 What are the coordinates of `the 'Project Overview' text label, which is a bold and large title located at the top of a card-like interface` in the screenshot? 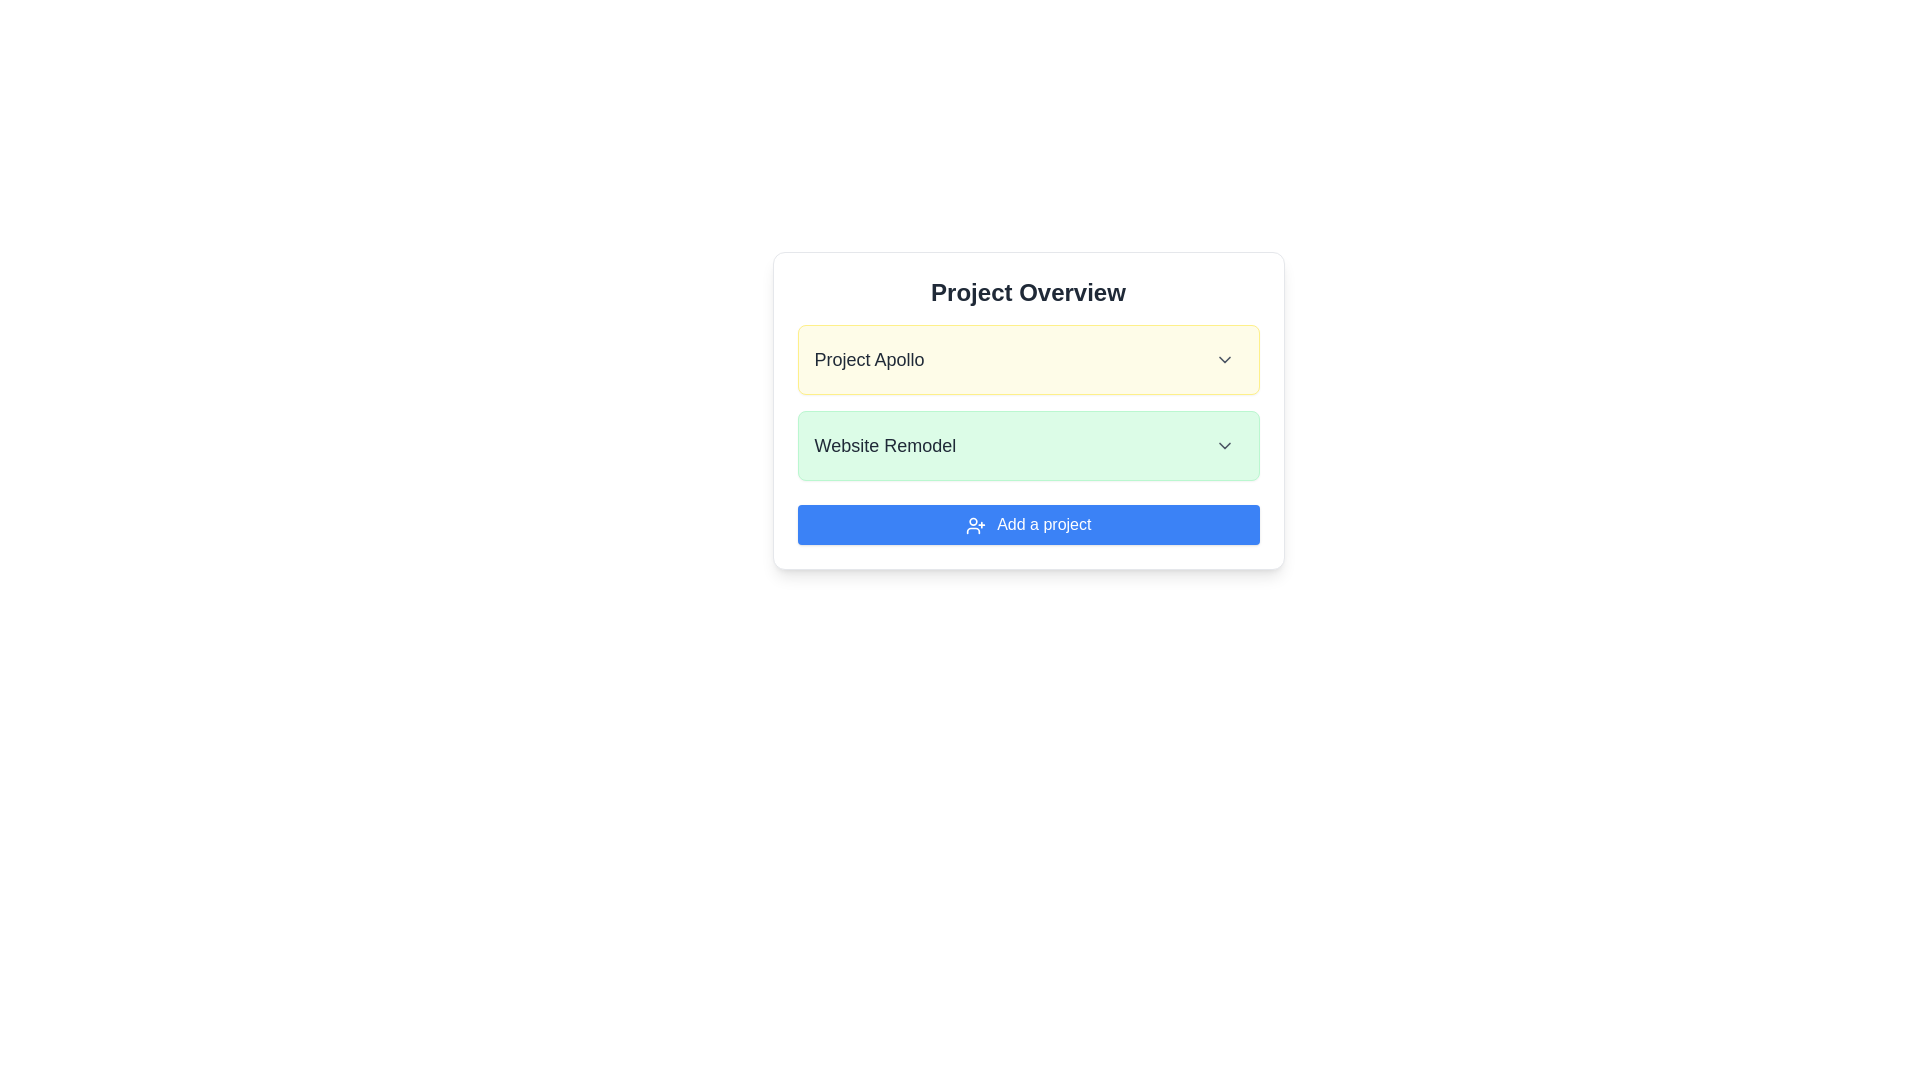 It's located at (1028, 293).